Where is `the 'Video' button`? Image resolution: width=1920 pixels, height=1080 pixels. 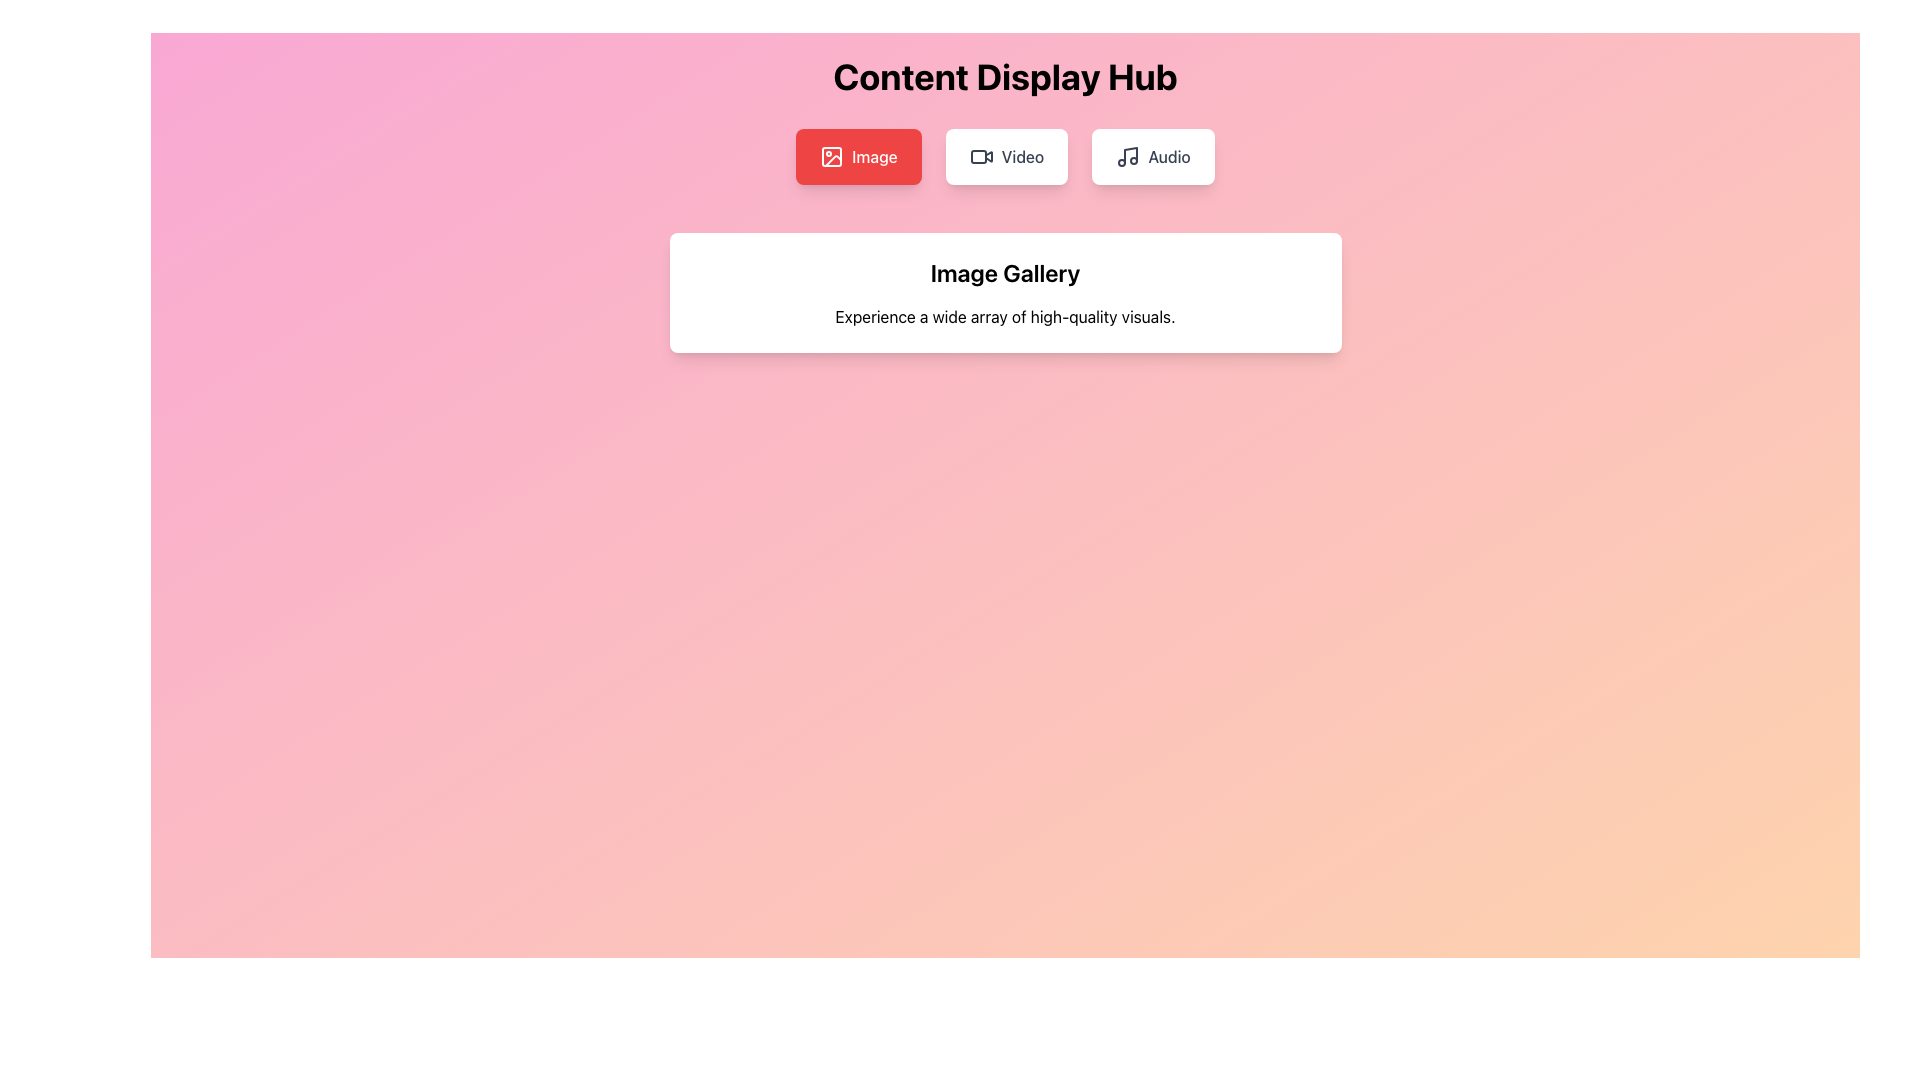 the 'Video' button is located at coordinates (1005, 156).